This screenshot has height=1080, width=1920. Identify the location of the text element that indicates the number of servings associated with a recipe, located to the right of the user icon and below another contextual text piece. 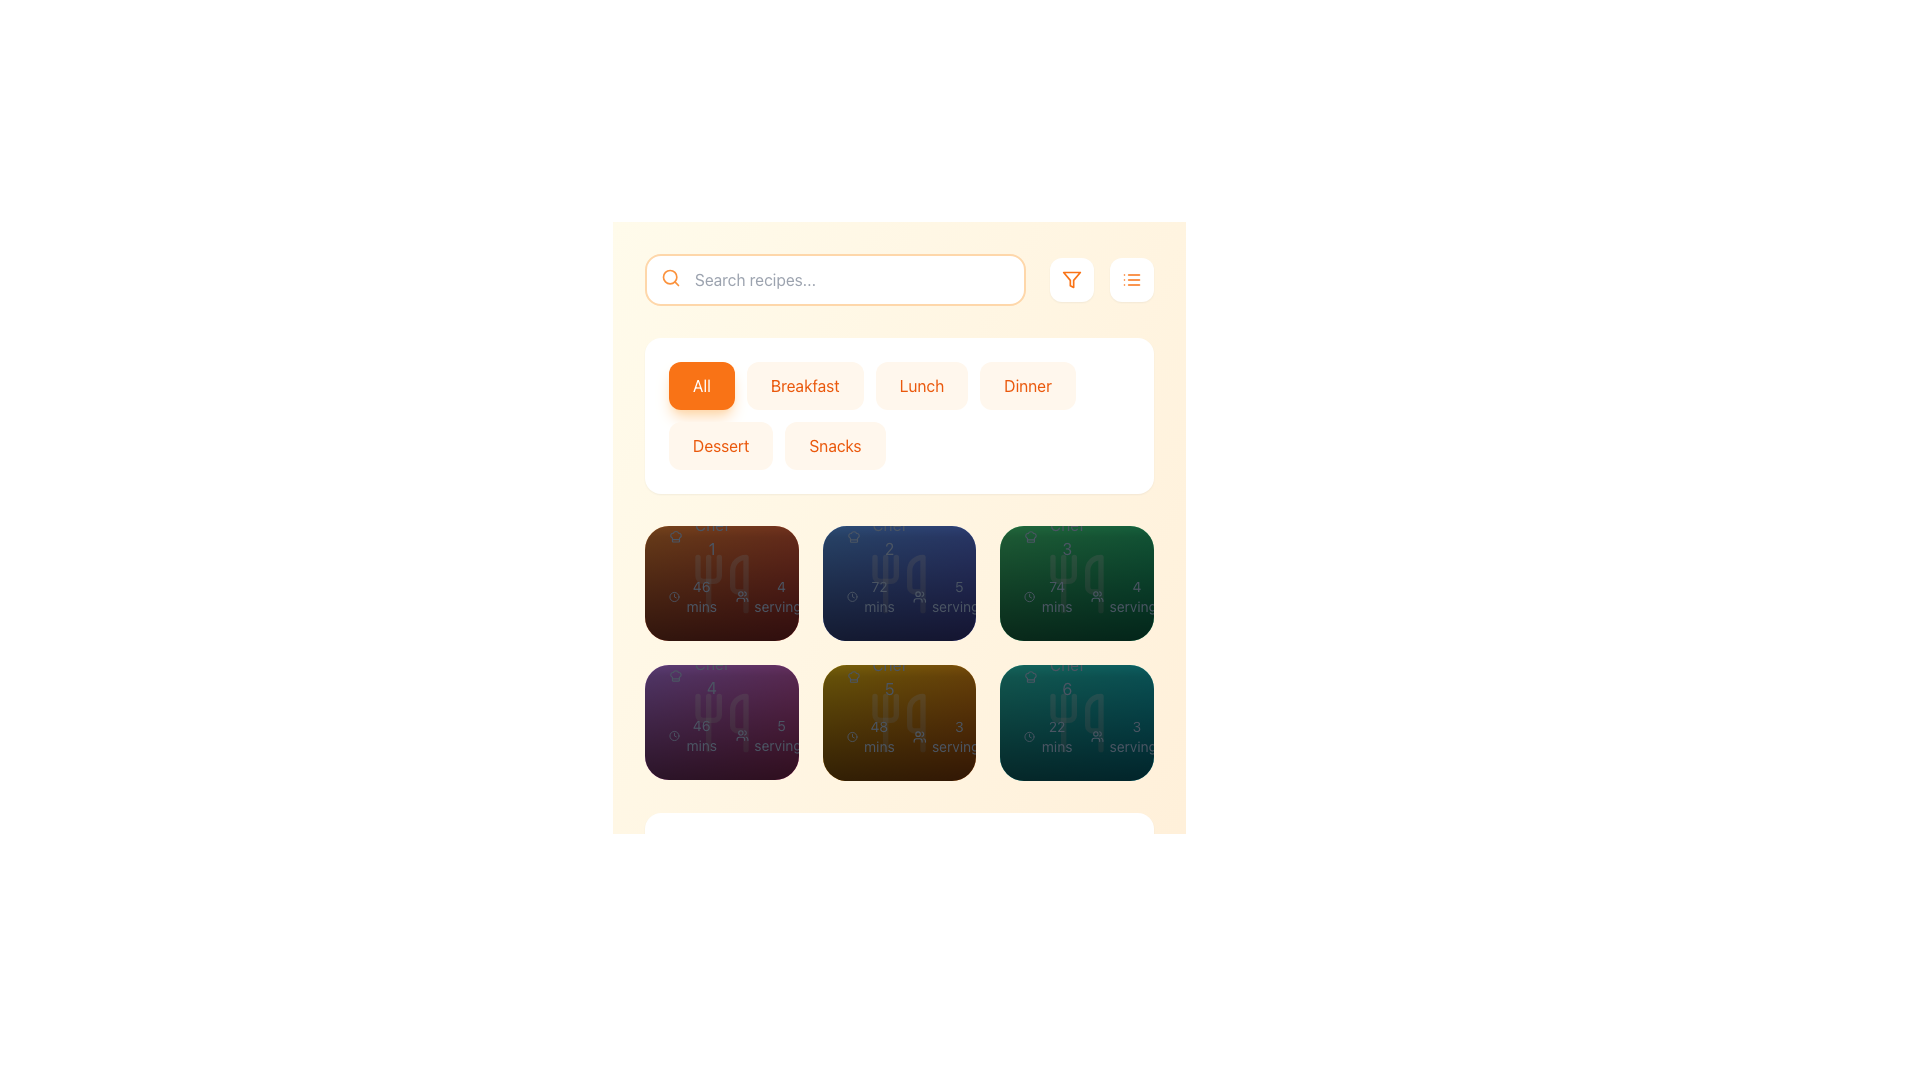
(949, 736).